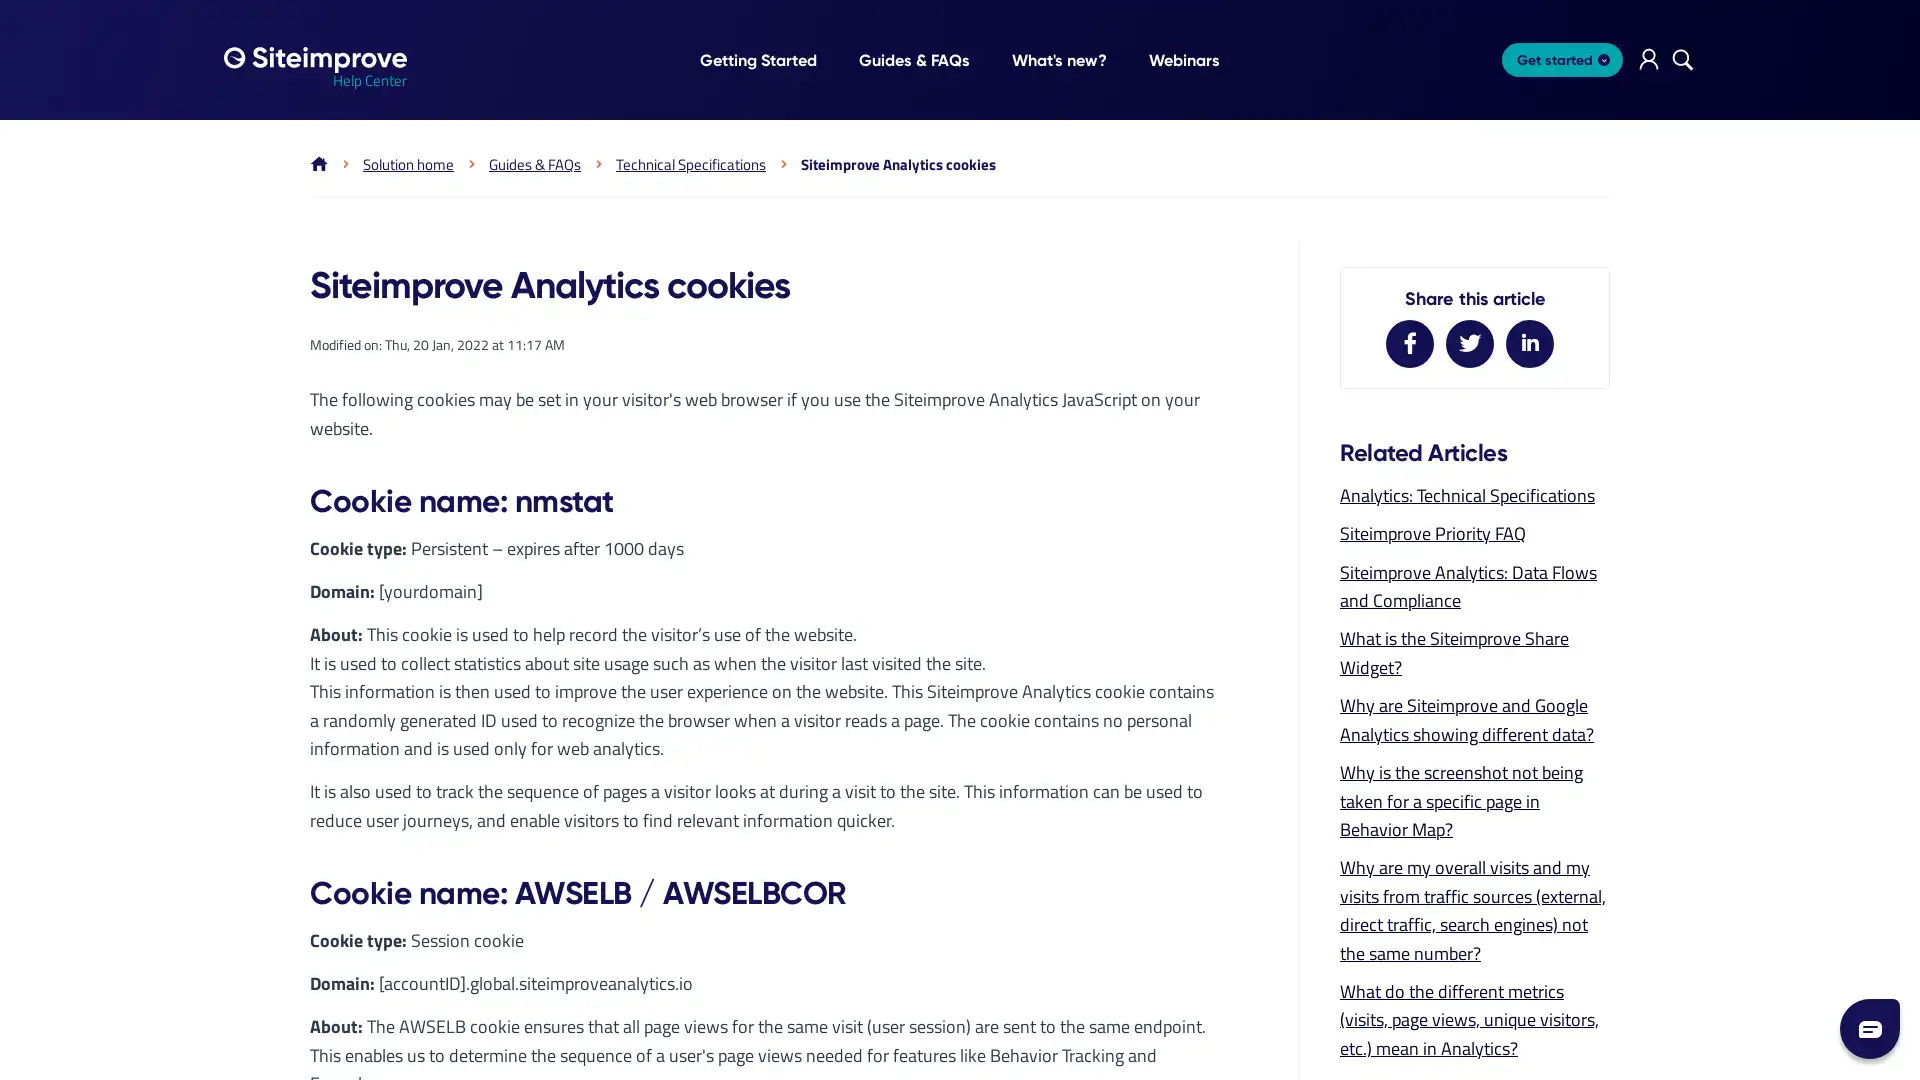 The image size is (1920, 1080). Describe the element at coordinates (728, 737) in the screenshot. I see `Allow all cookies` at that location.